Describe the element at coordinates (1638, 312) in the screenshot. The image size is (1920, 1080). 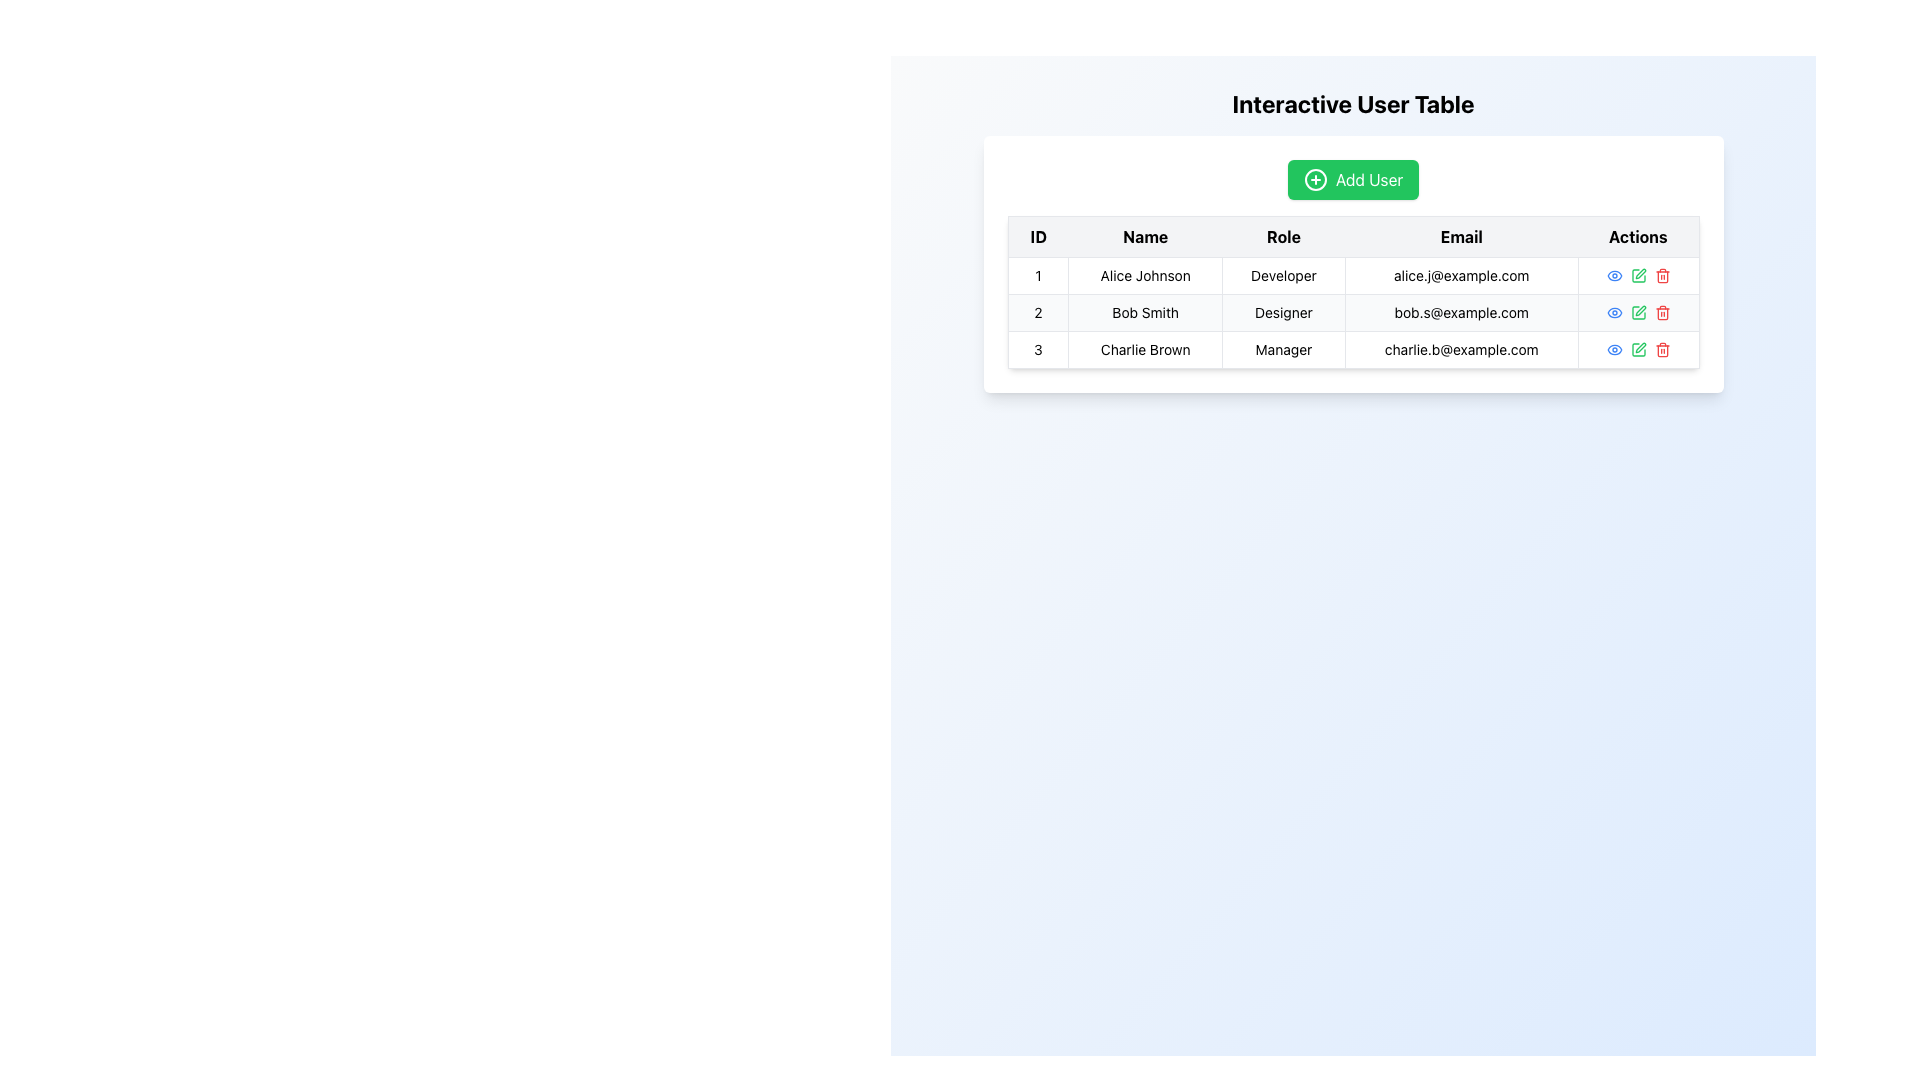
I see `the green pencil icon in the Actions column of the second row corresponding to 'Bob Smith'` at that location.